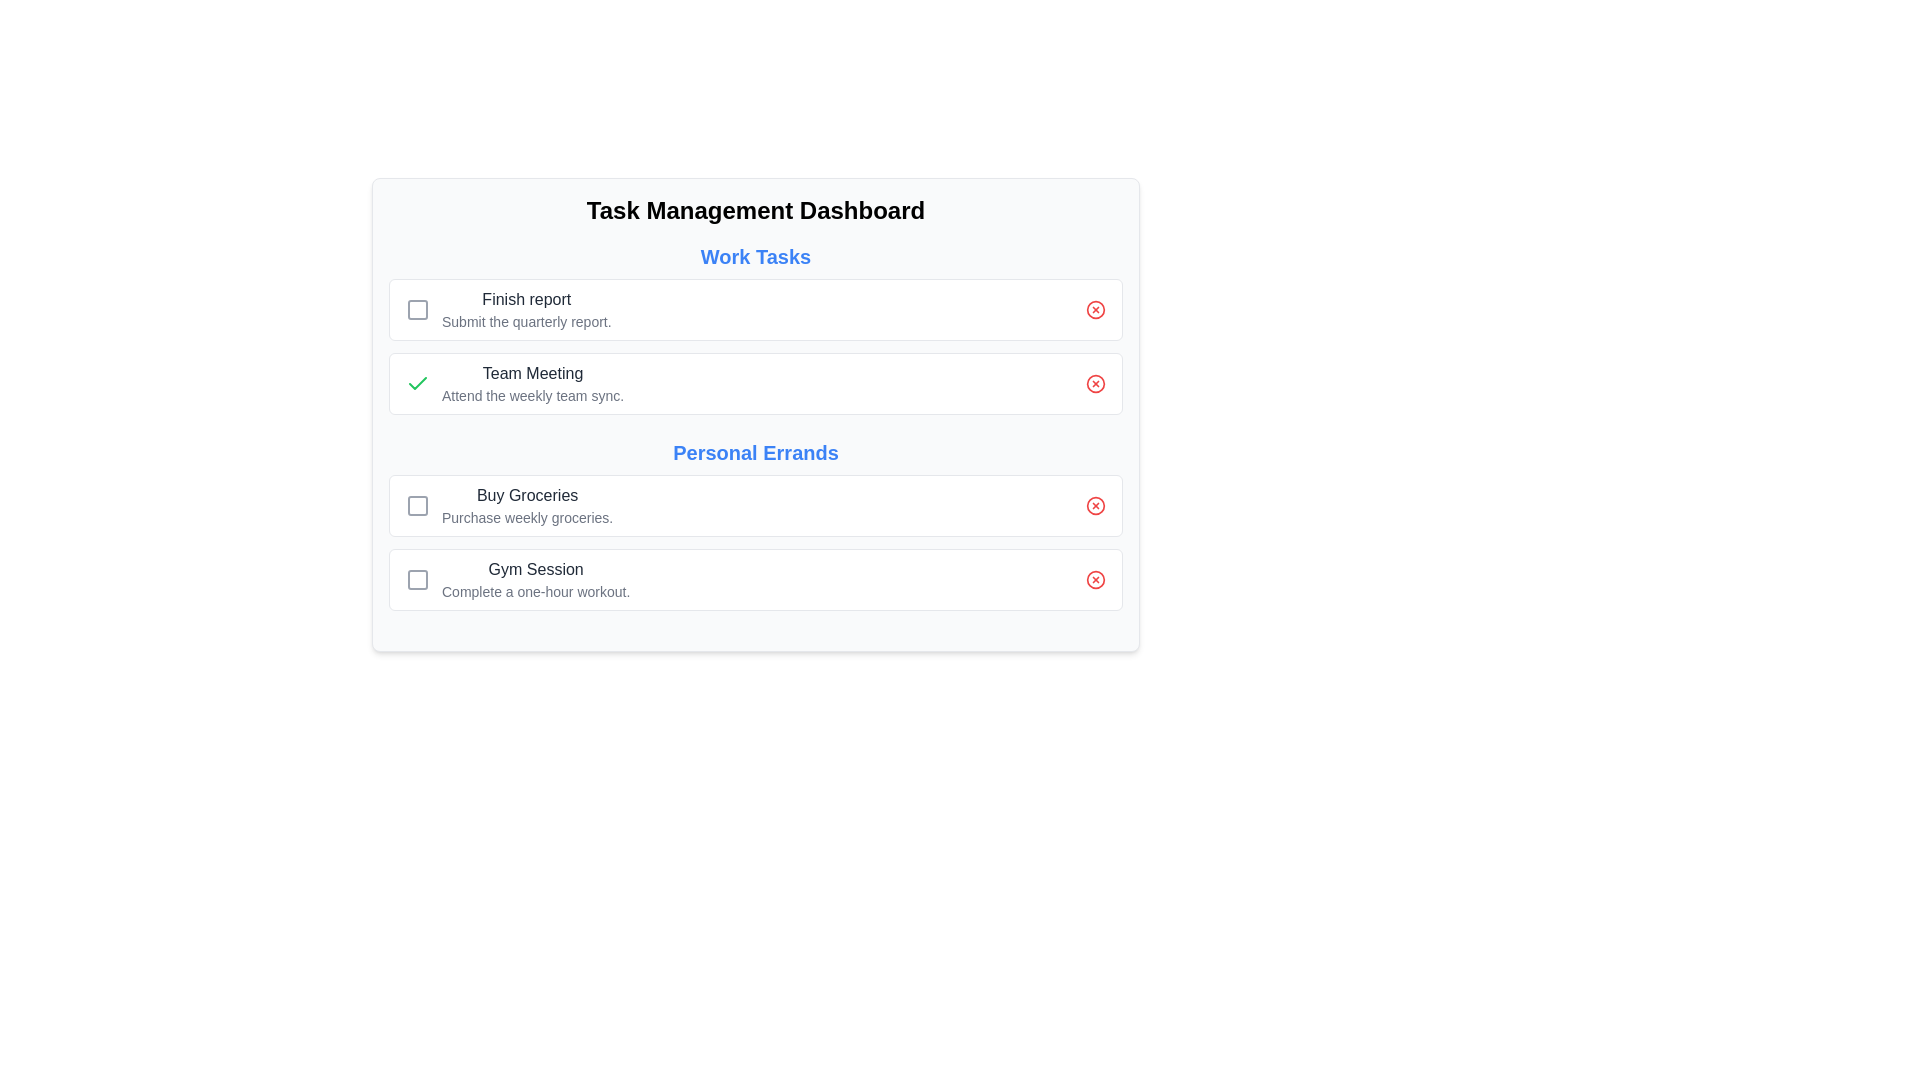 The width and height of the screenshot is (1920, 1080). Describe the element at coordinates (416, 383) in the screenshot. I see `the checkmark icon within the SVG element located at the top-right section of the 'Team Meeting' task card in the 'Work Tasks' category` at that location.